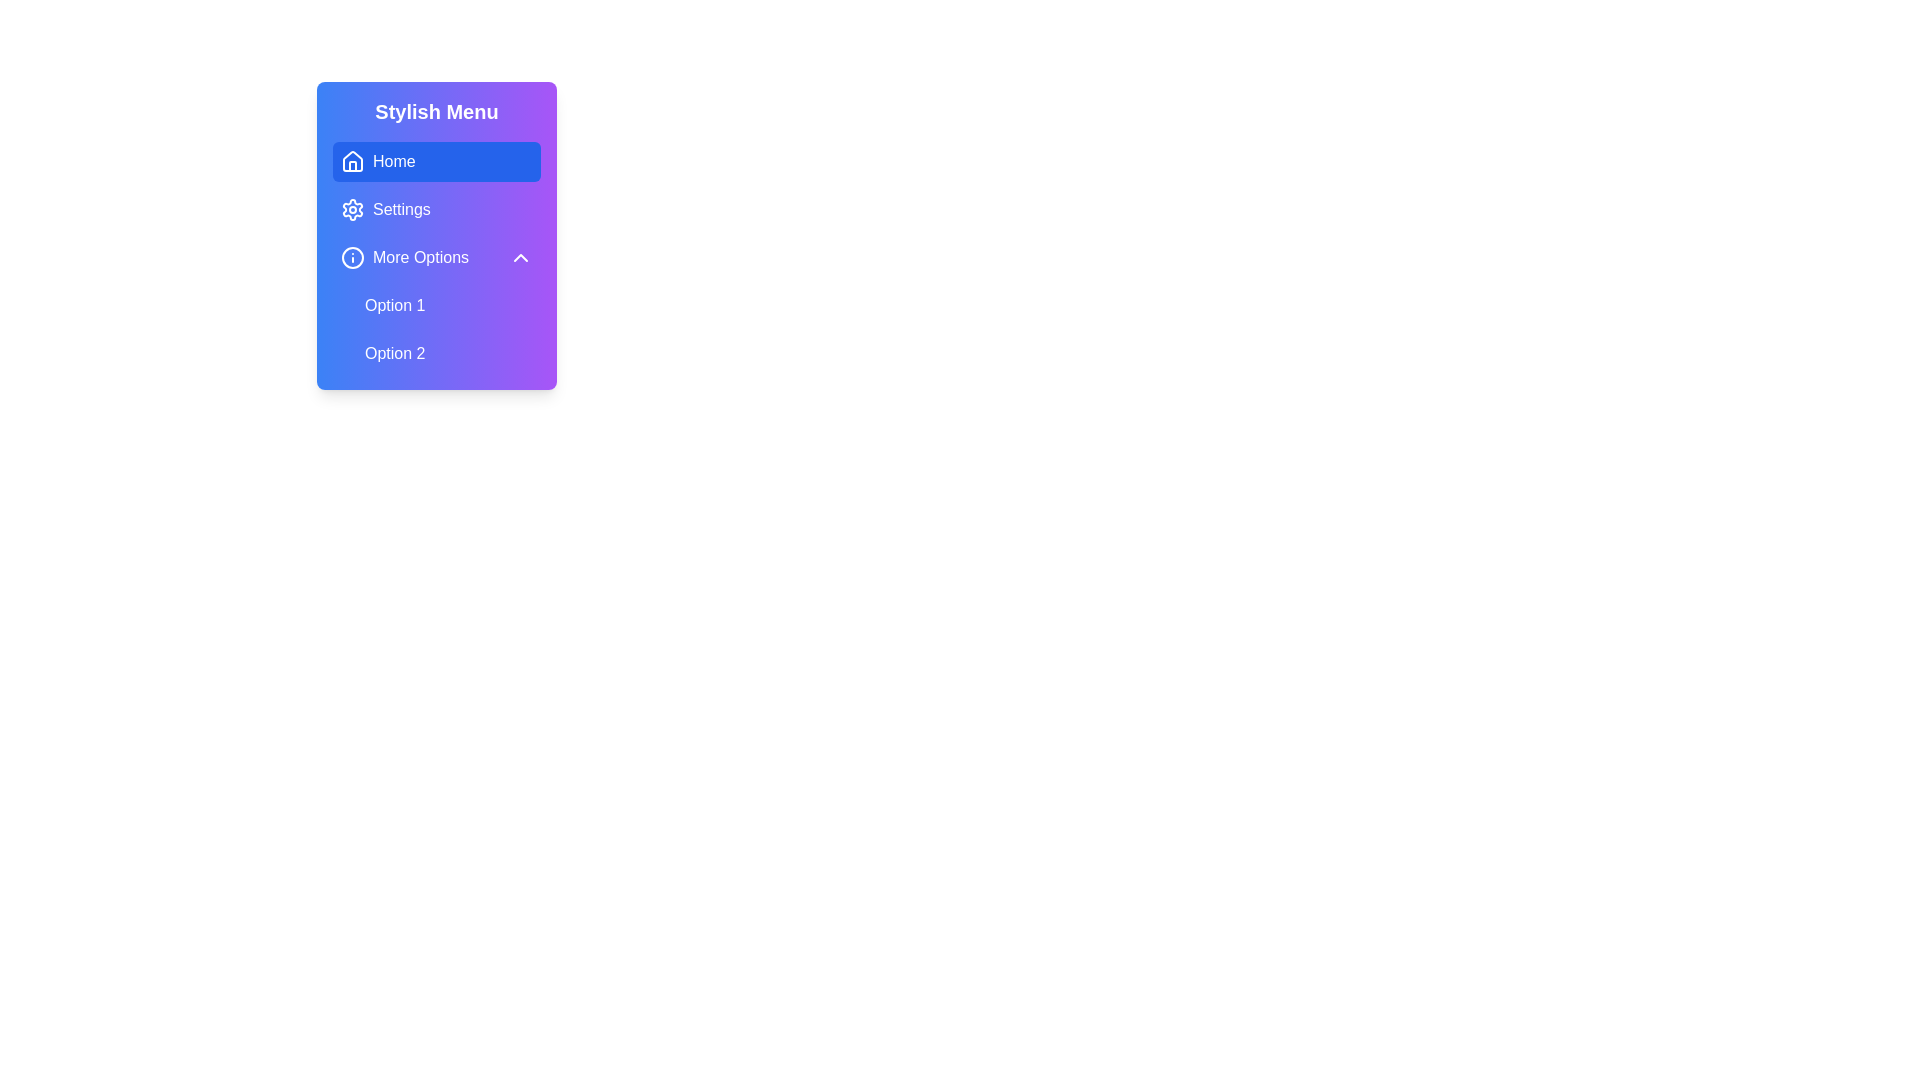  Describe the element at coordinates (435, 234) in the screenshot. I see `an option in the 'Stylish Menu' dropdown` at that location.